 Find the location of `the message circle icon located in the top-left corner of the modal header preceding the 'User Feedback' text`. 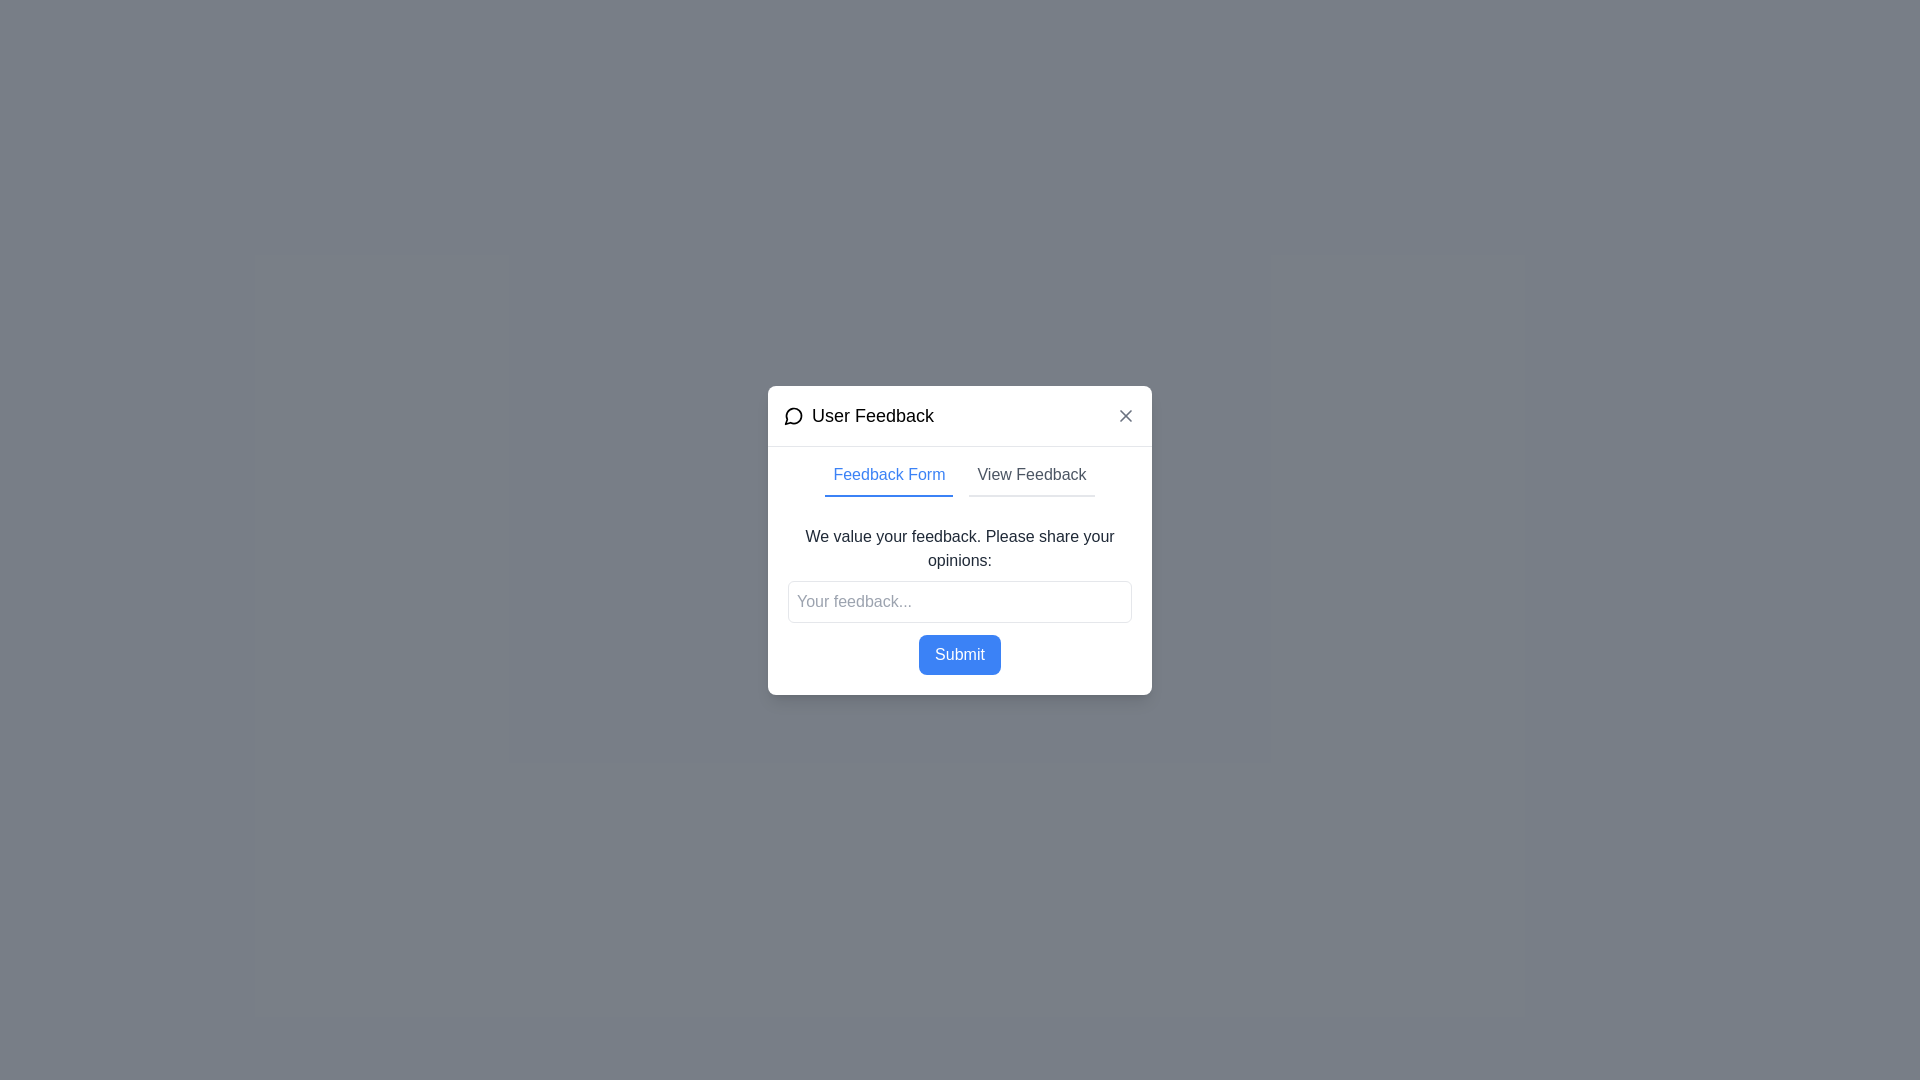

the message circle icon located in the top-left corner of the modal header preceding the 'User Feedback' text is located at coordinates (792, 414).